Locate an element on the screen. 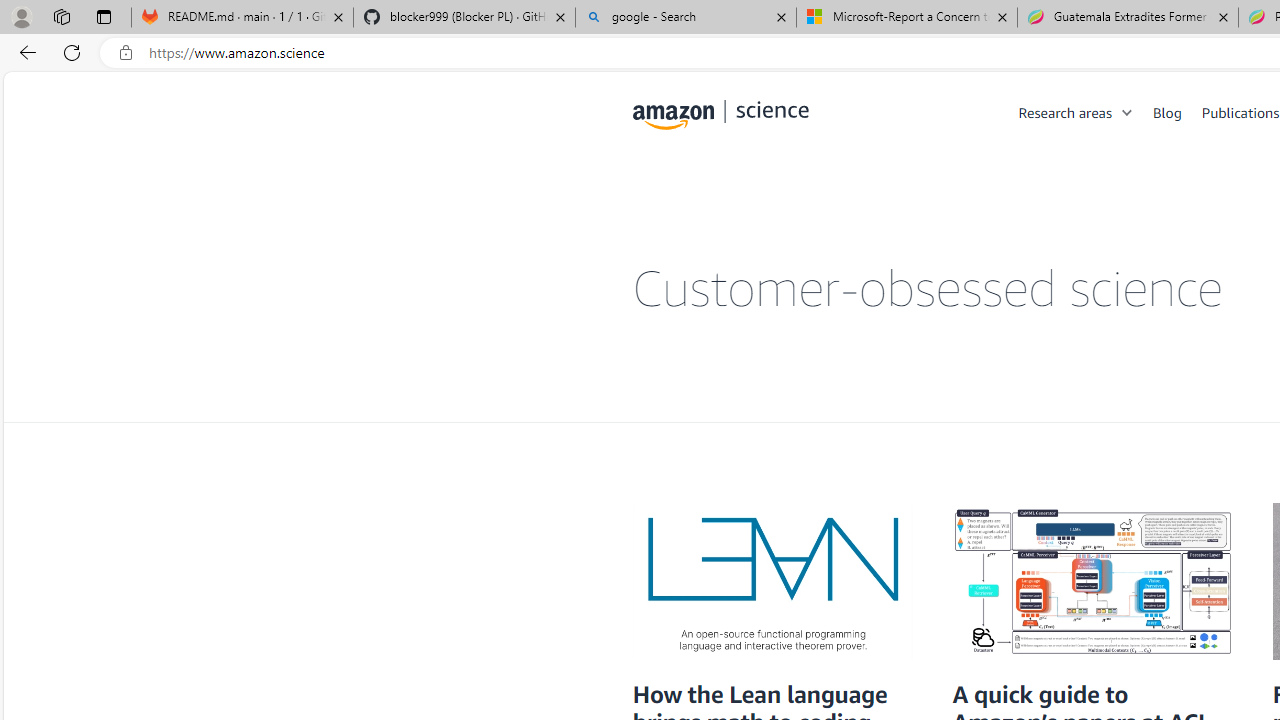 The width and height of the screenshot is (1280, 720). 'Blog' is located at coordinates (1177, 111).